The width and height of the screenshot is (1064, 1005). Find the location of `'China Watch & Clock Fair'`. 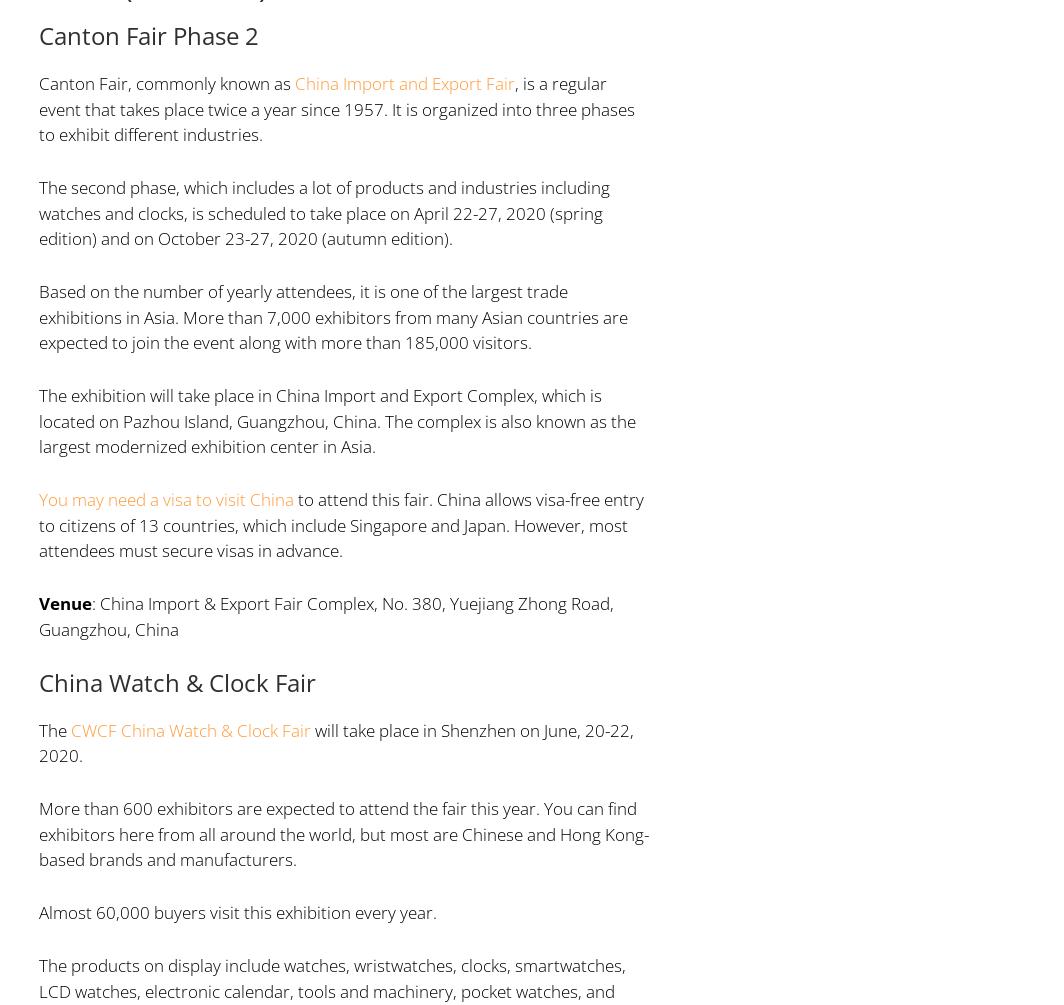

'China Watch & Clock Fair' is located at coordinates (176, 681).